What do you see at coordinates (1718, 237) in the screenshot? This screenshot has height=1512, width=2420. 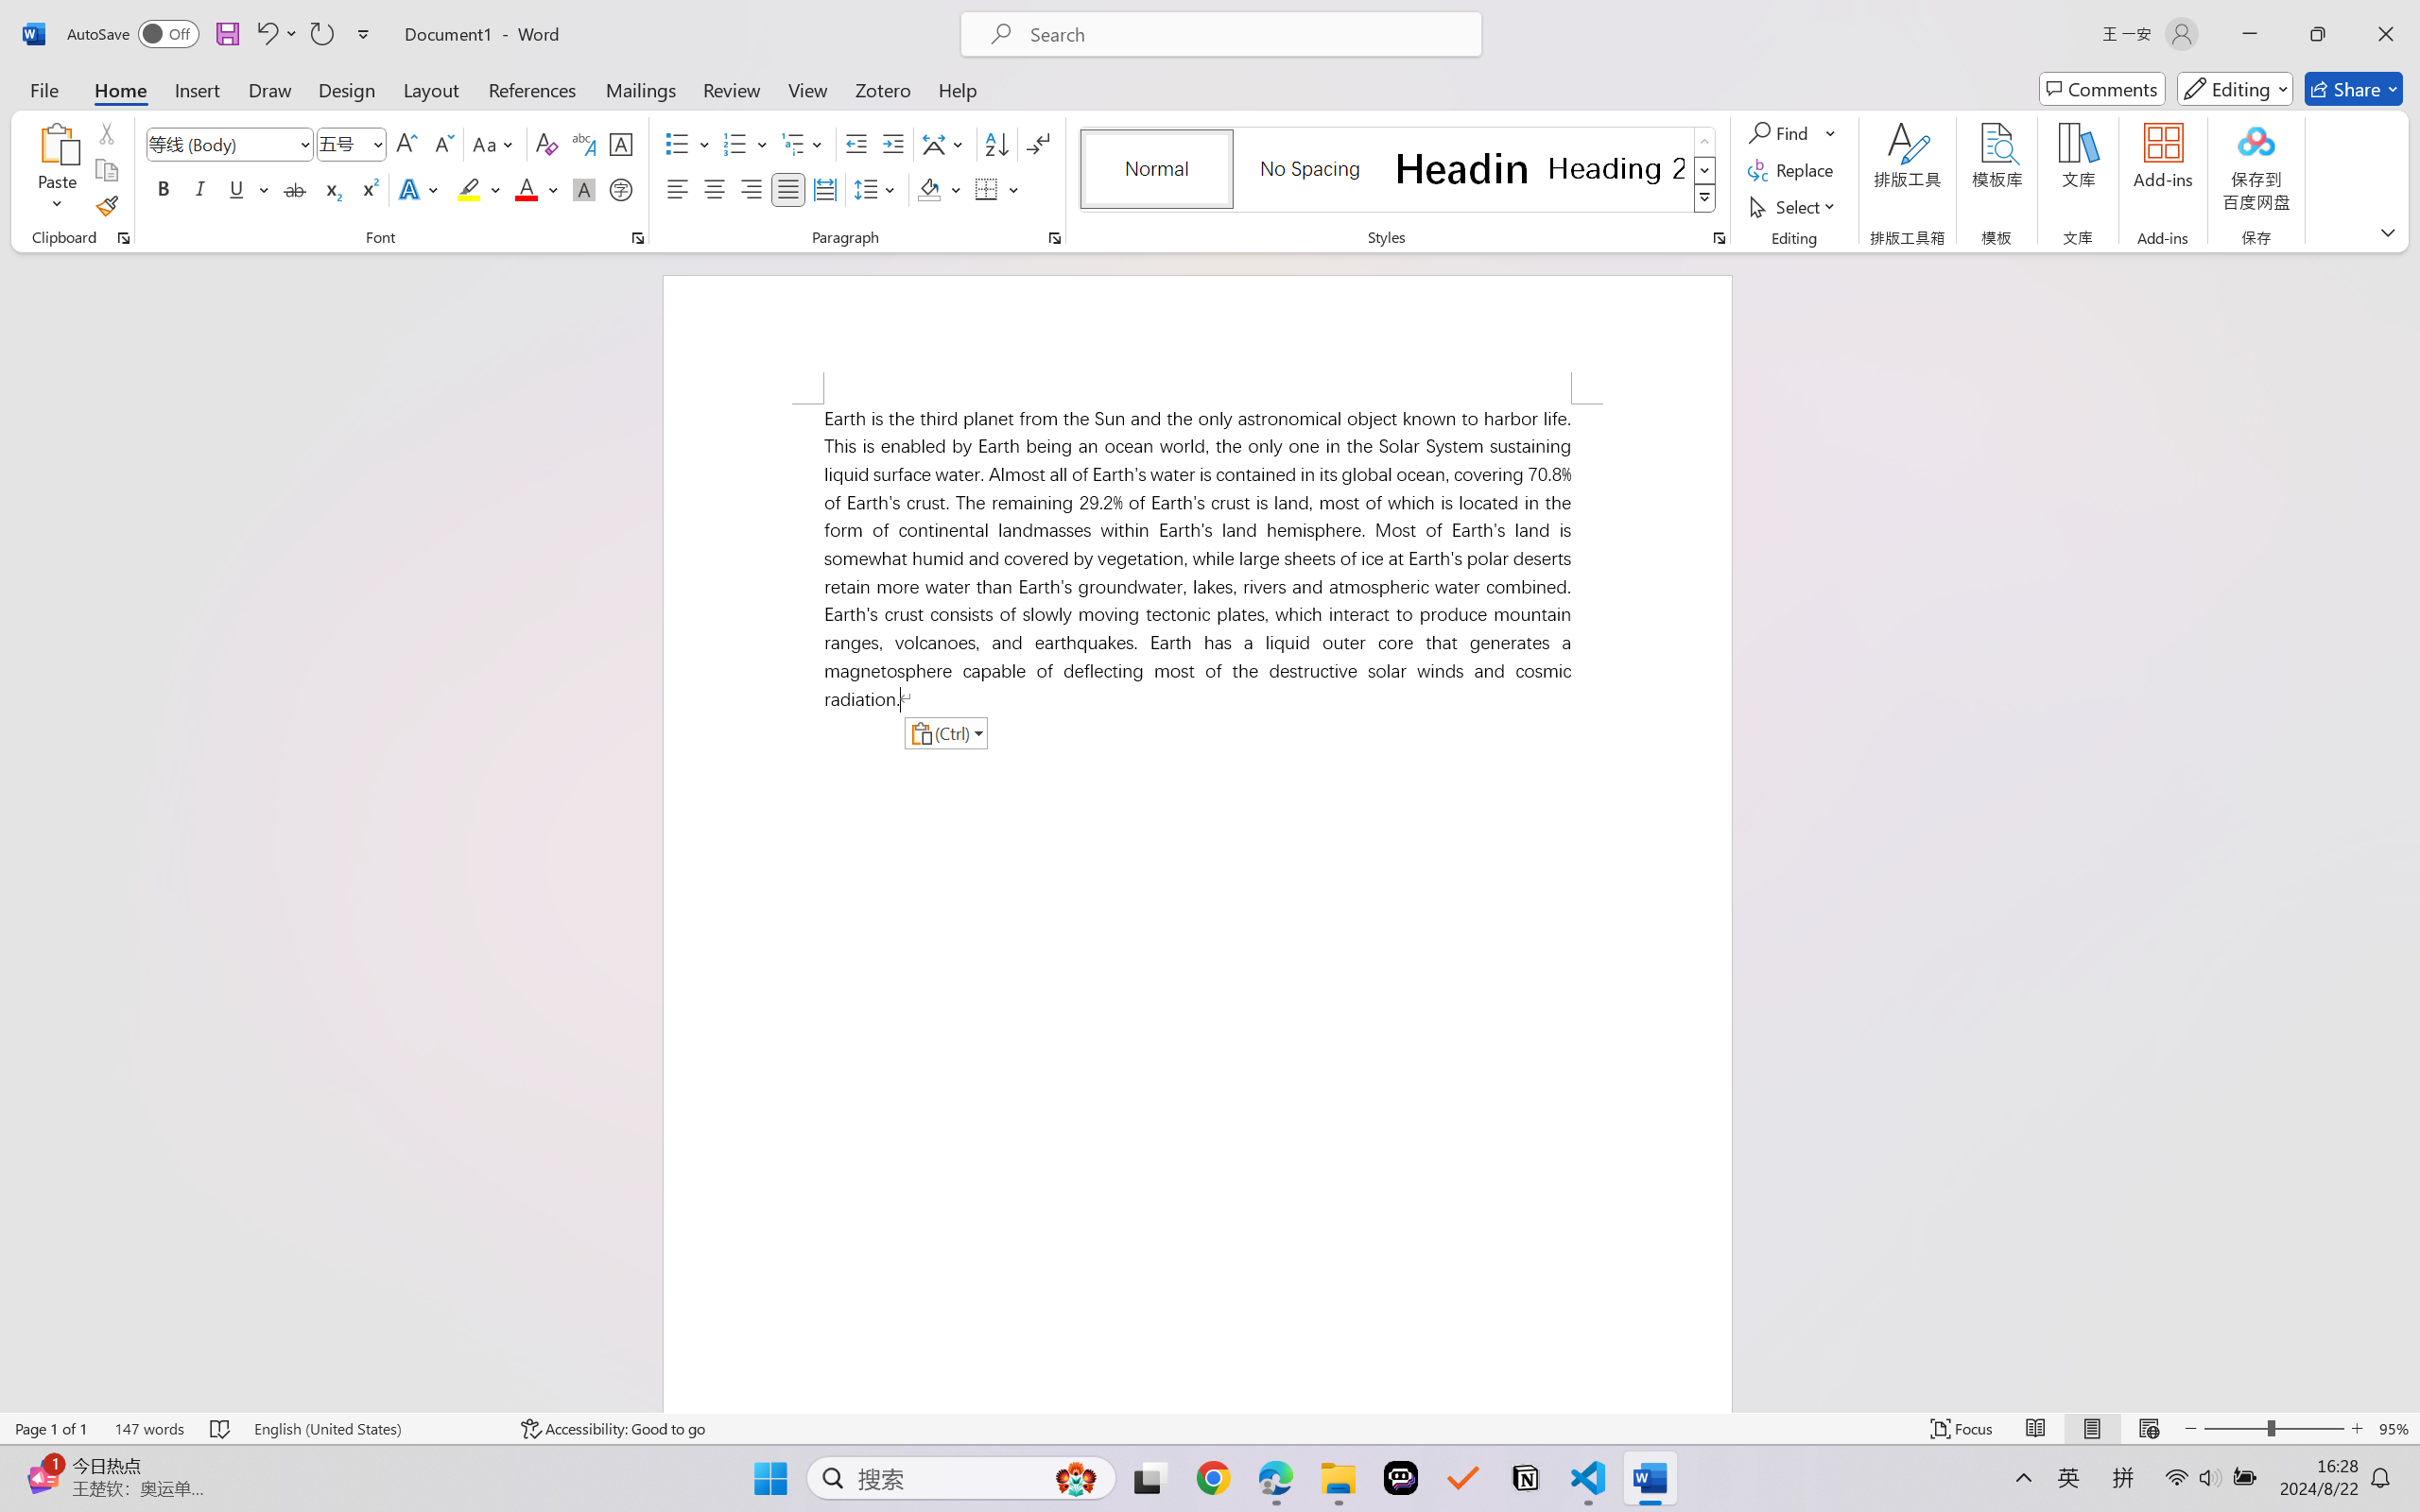 I see `'Styles...'` at bounding box center [1718, 237].